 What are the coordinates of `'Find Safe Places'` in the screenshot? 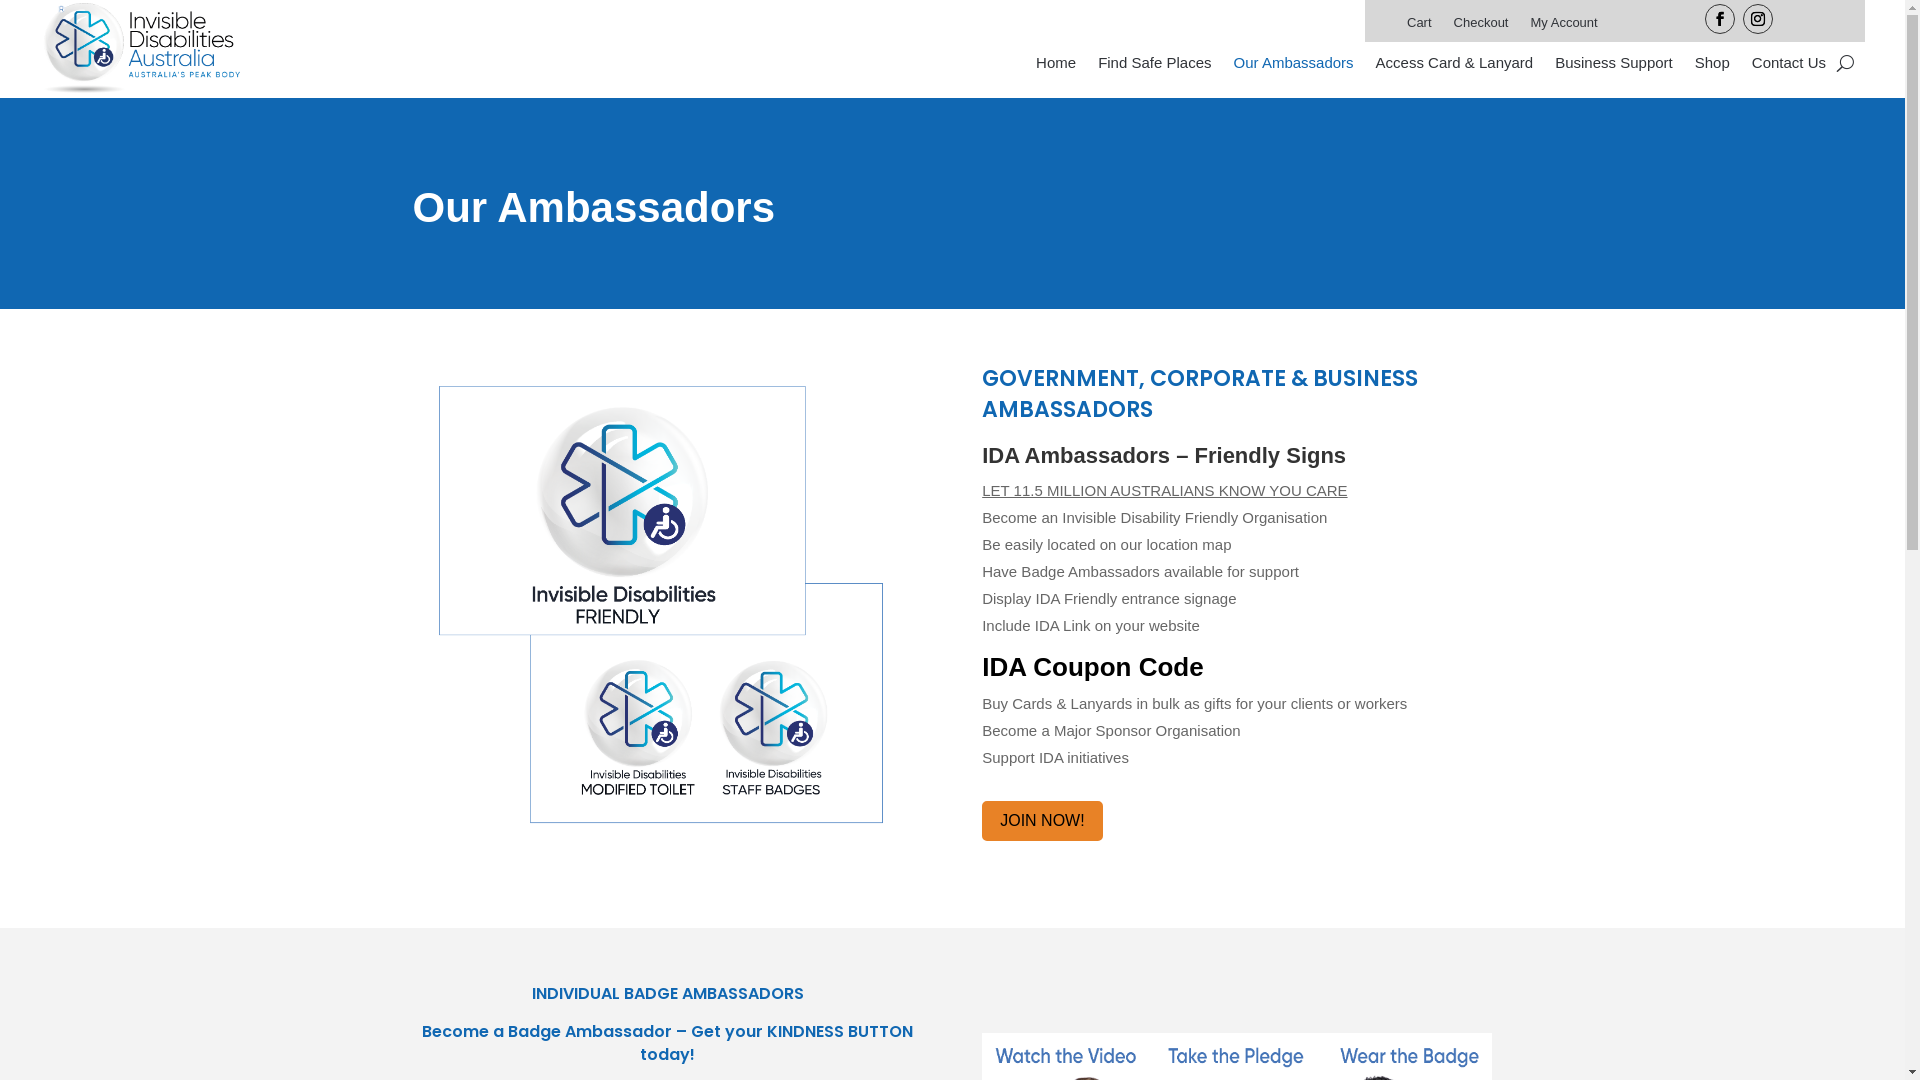 It's located at (1154, 65).